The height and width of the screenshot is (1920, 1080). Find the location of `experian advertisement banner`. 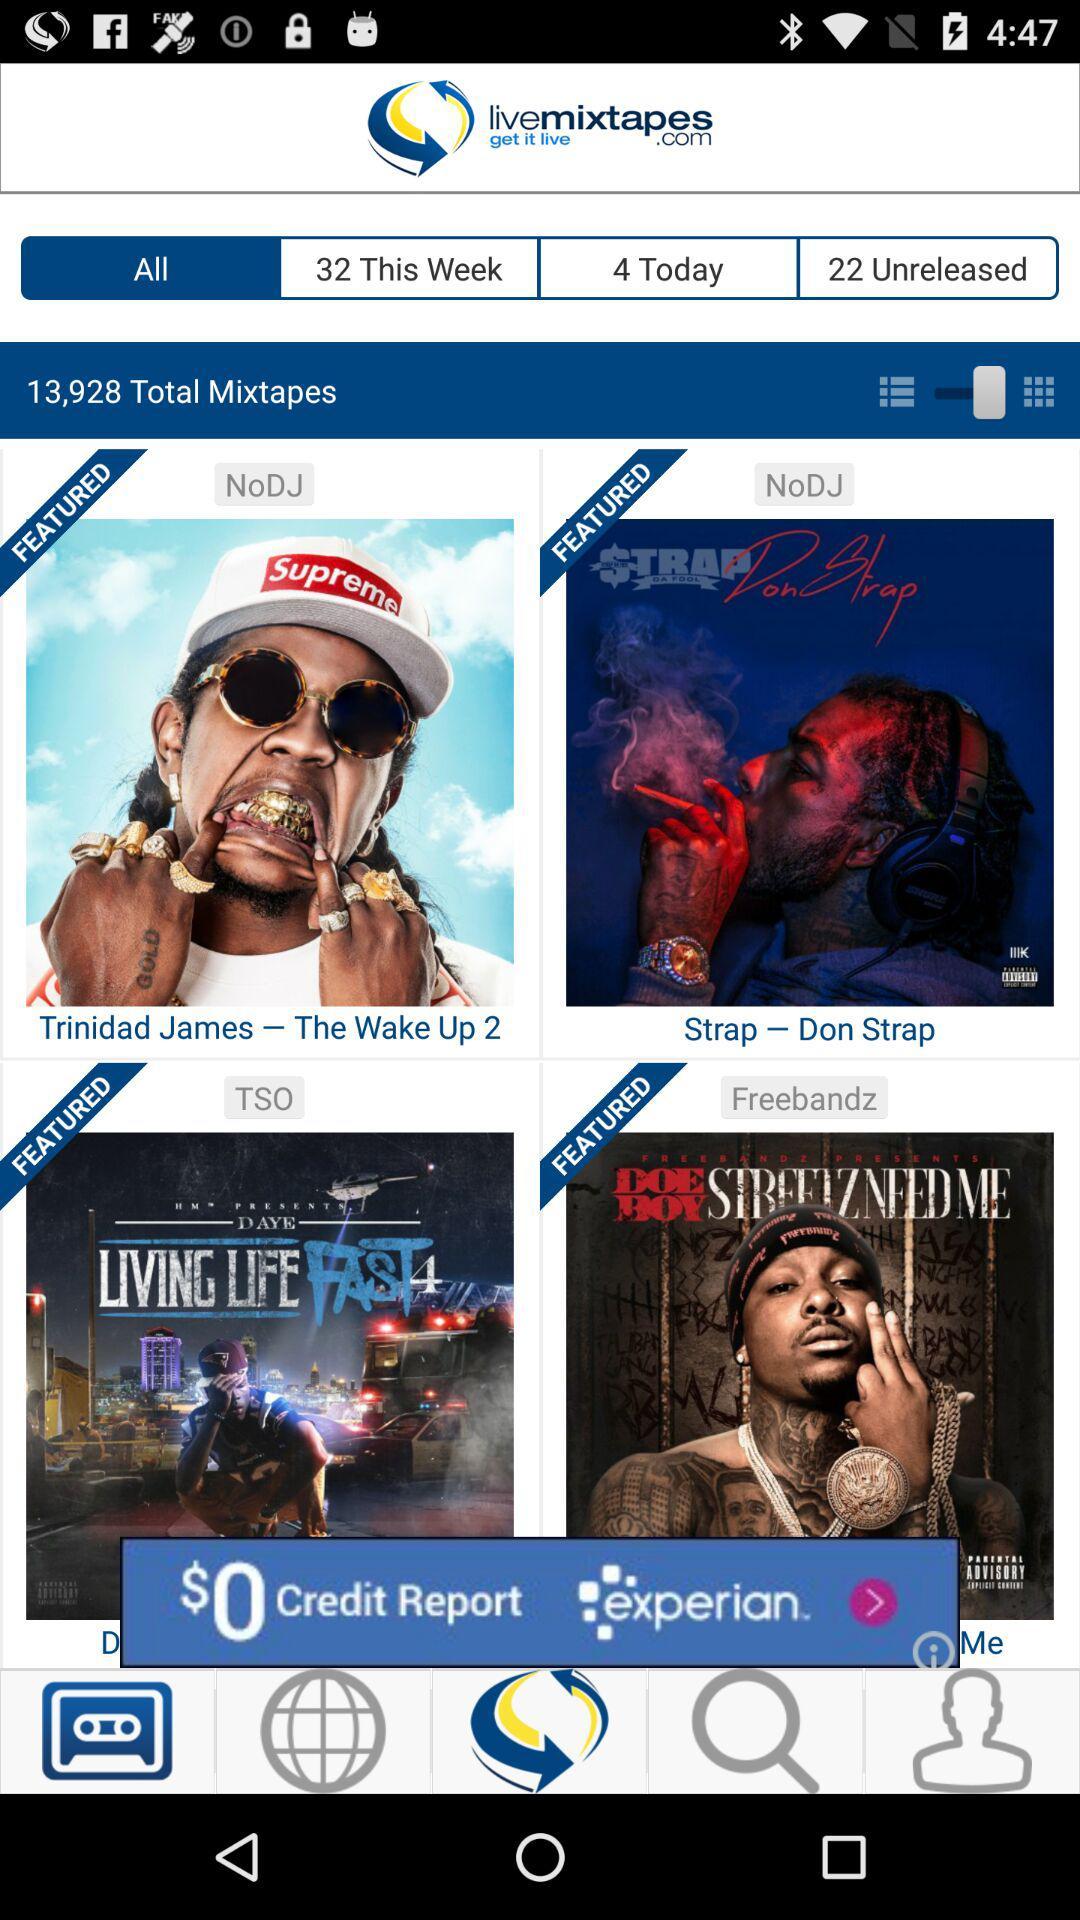

experian advertisement banner is located at coordinates (540, 1602).